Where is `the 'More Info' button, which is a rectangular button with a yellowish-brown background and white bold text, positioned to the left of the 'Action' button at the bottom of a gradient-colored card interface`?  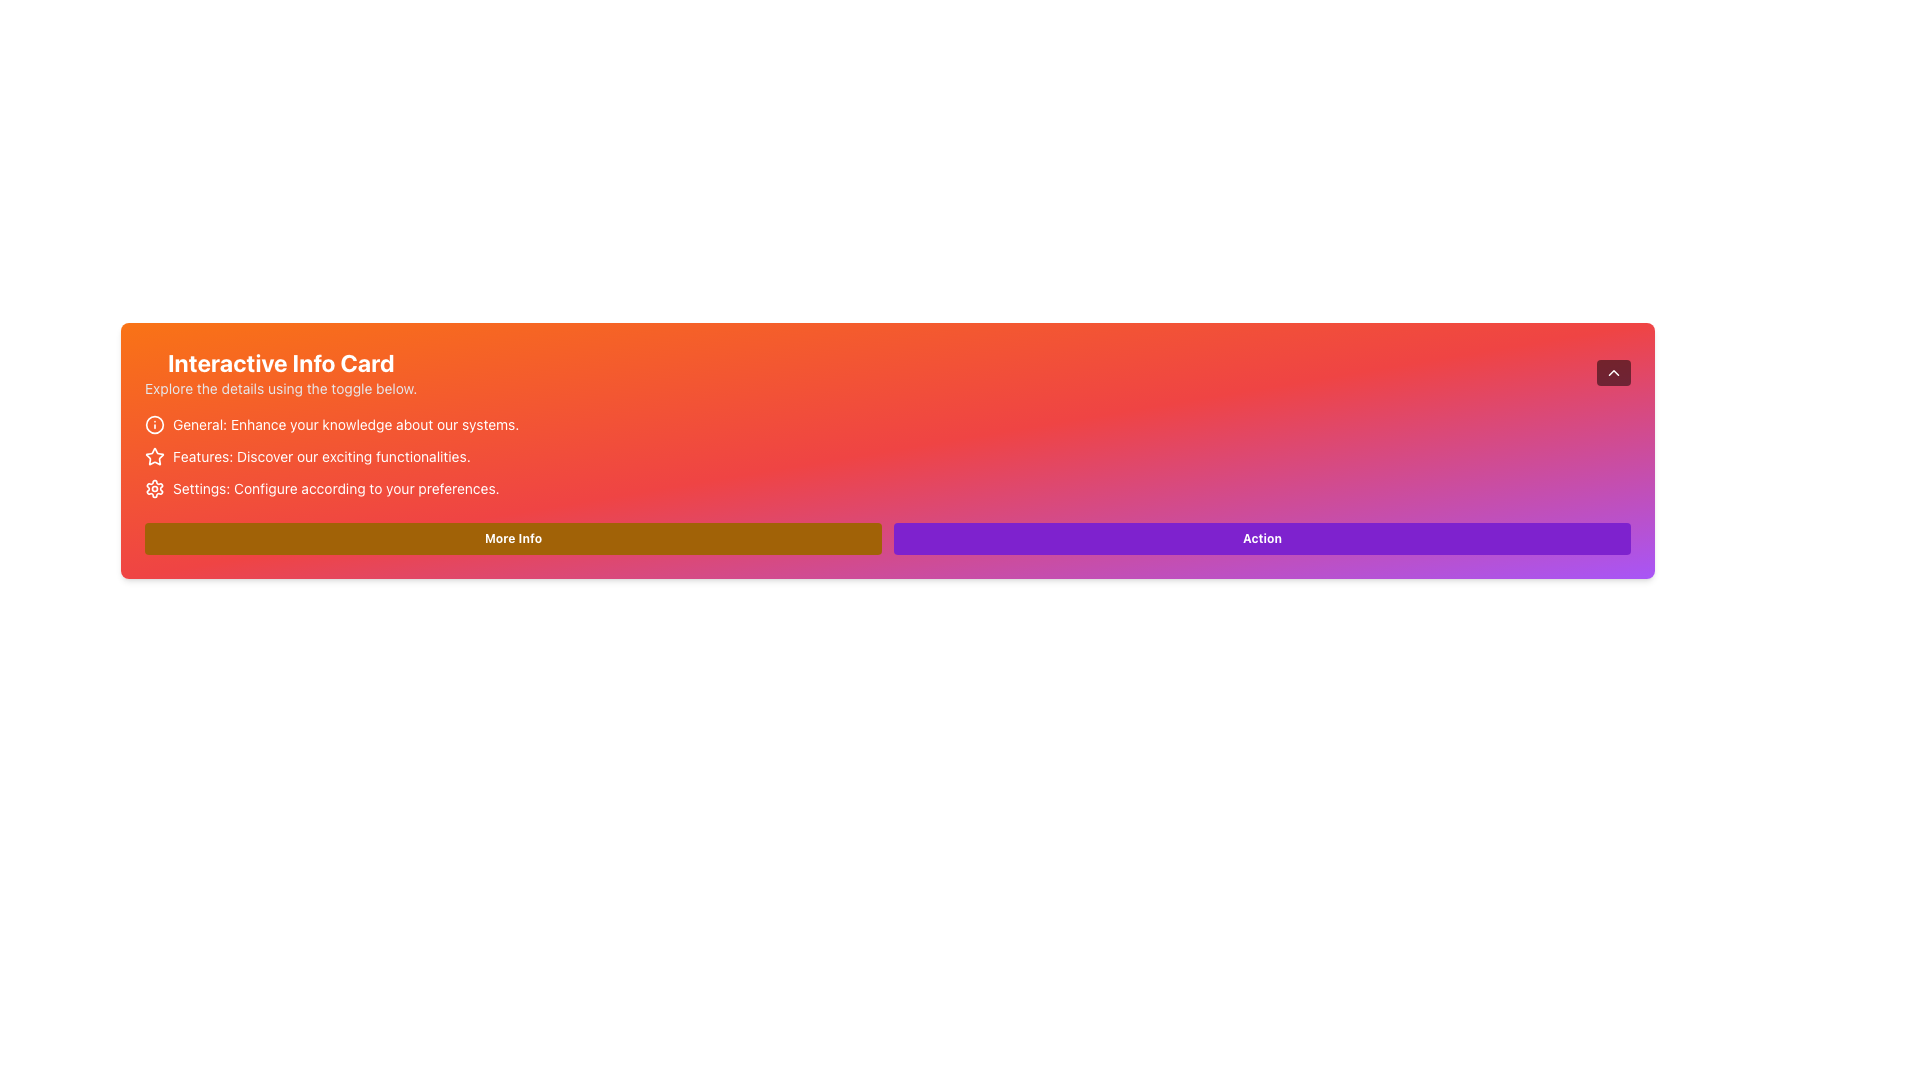
the 'More Info' button, which is a rectangular button with a yellowish-brown background and white bold text, positioned to the left of the 'Action' button at the bottom of a gradient-colored card interface is located at coordinates (513, 538).